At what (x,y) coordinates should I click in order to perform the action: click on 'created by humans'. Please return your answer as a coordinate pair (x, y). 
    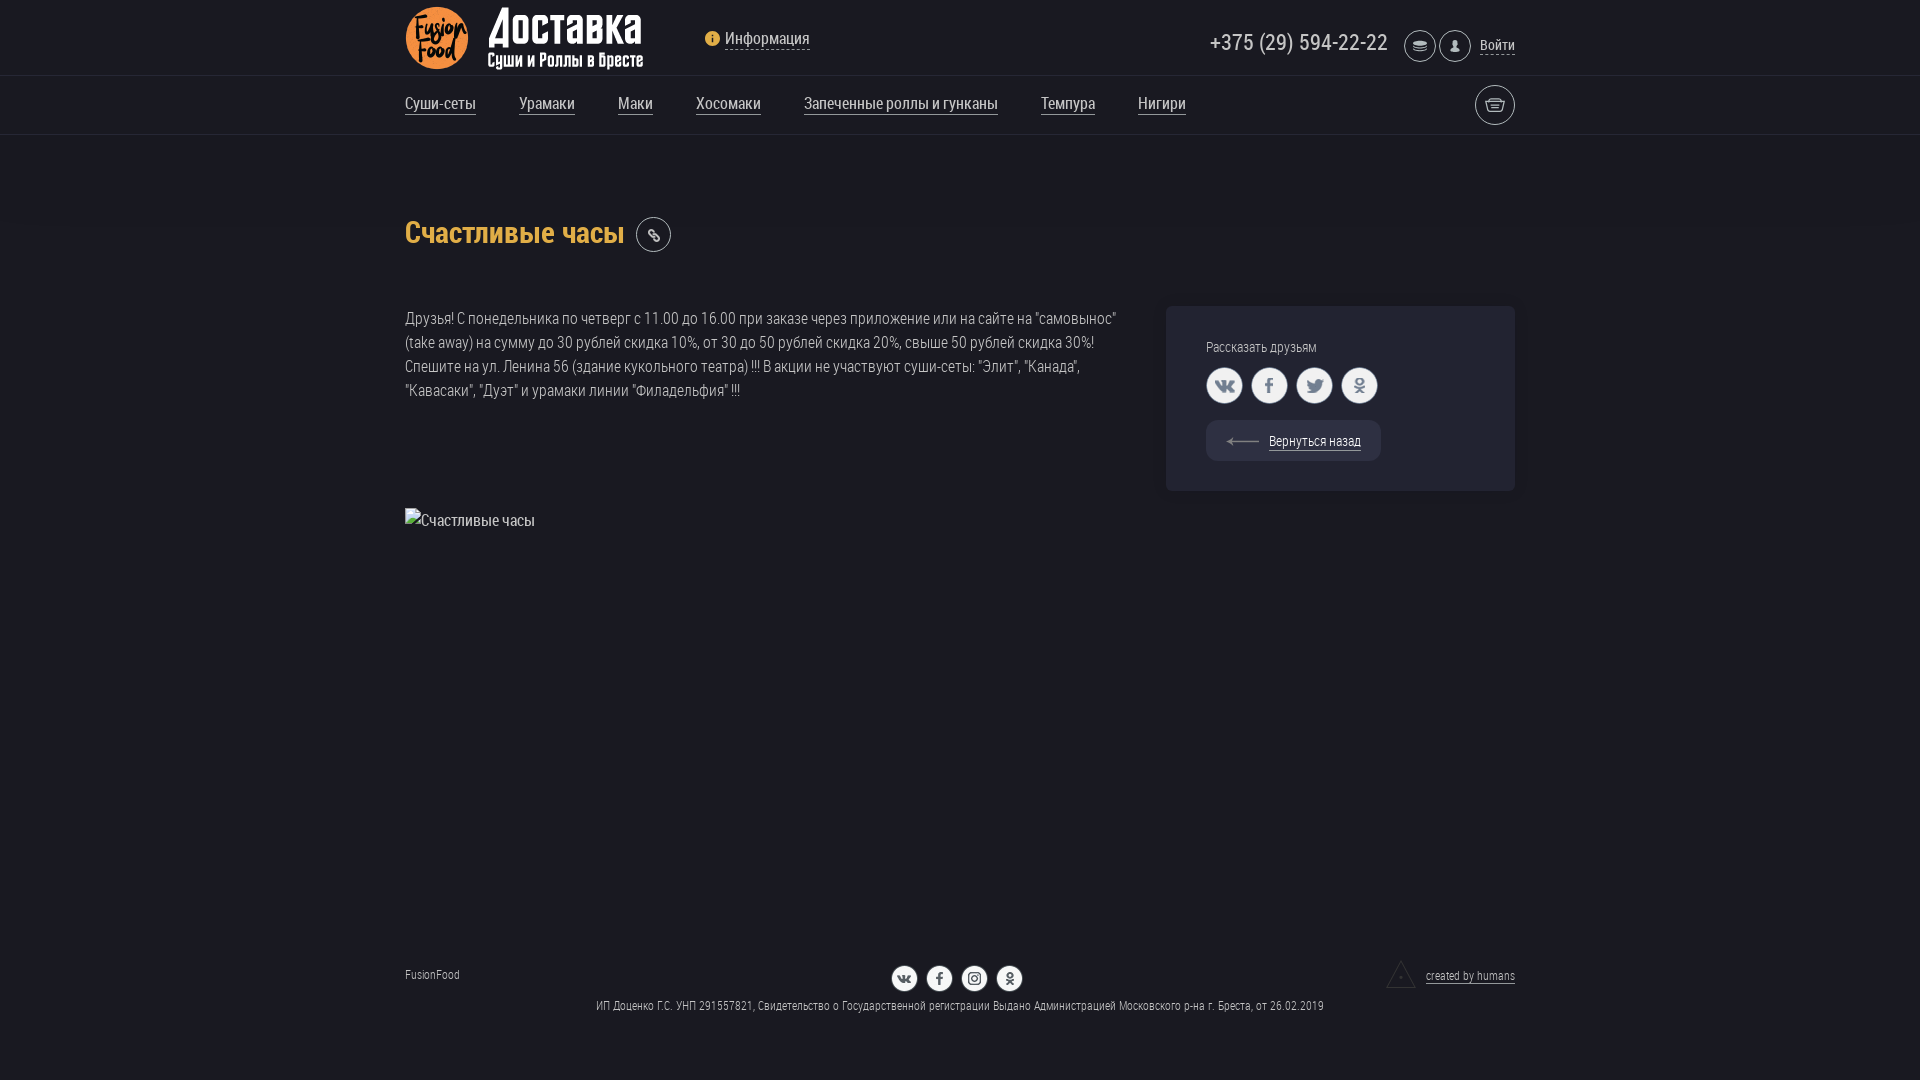
    Looking at the image, I should click on (1450, 974).